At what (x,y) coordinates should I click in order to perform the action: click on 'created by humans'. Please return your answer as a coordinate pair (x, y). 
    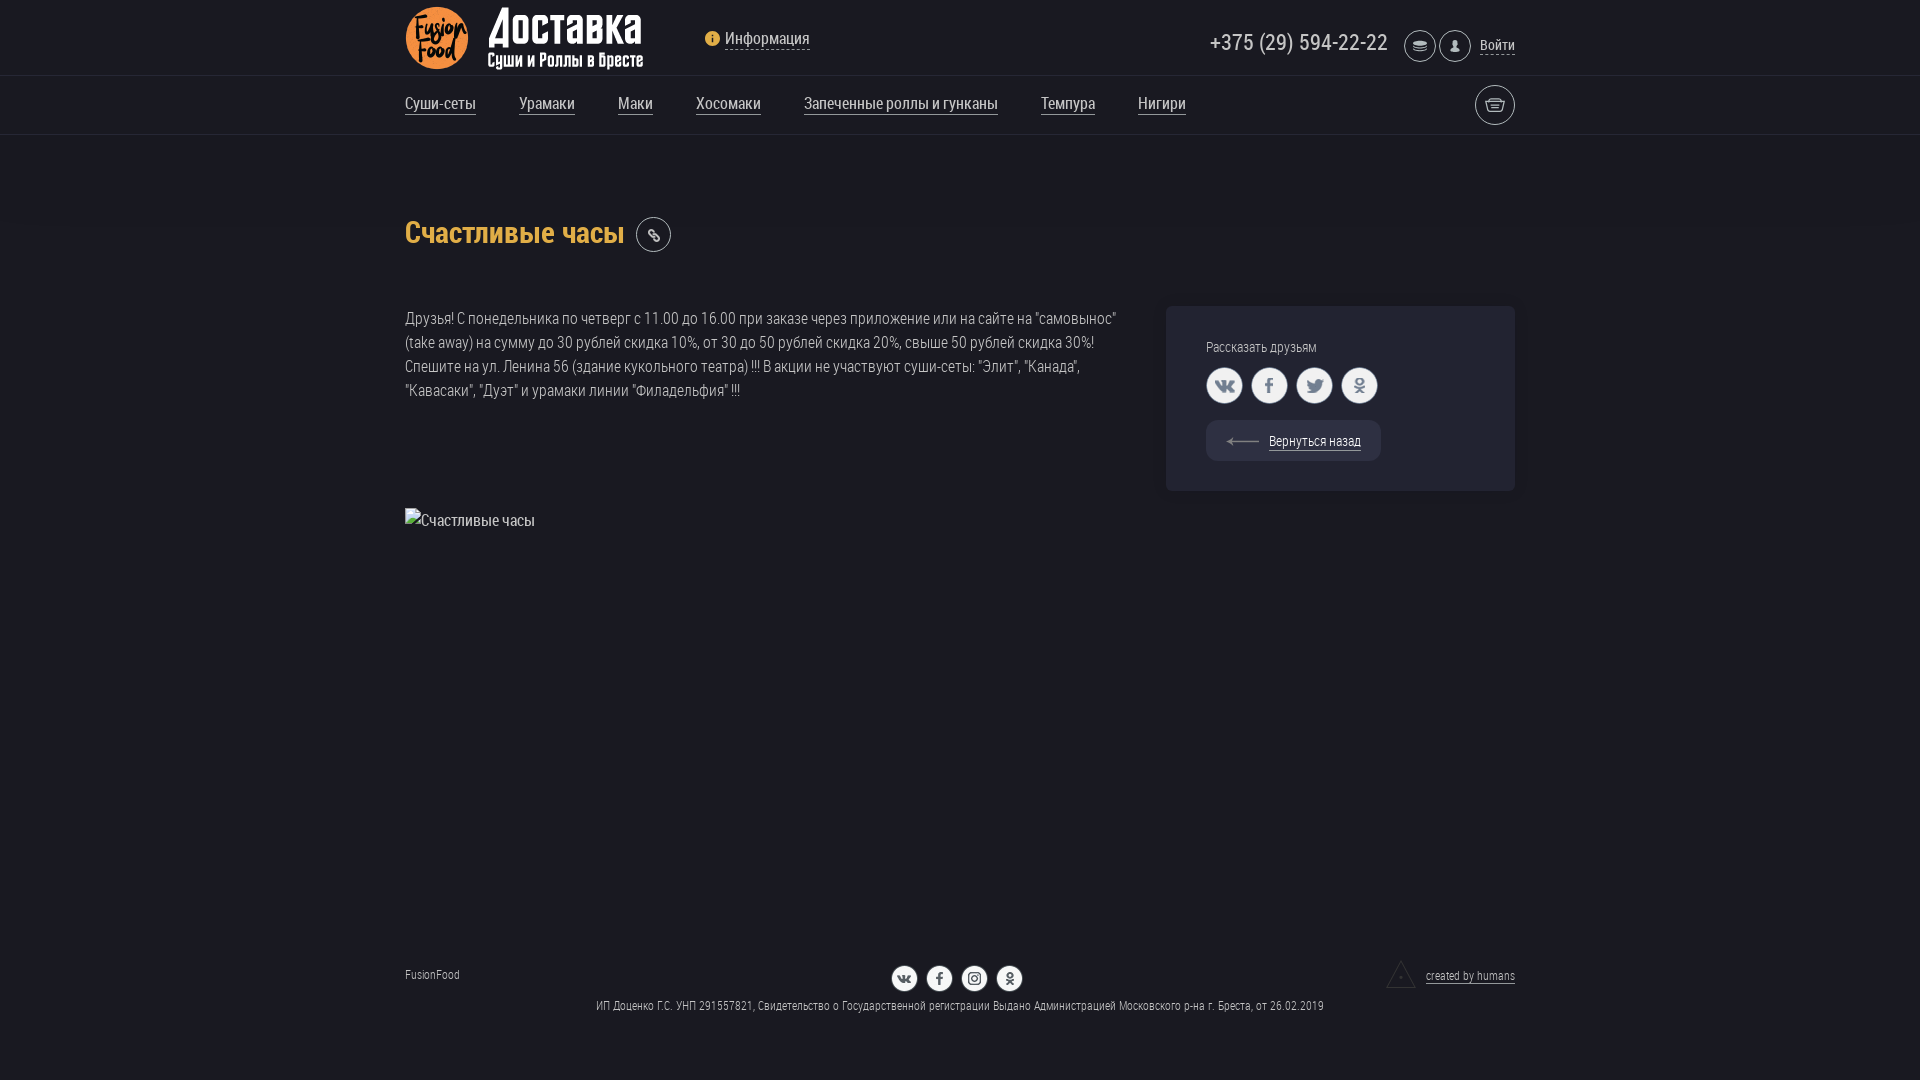
    Looking at the image, I should click on (1450, 974).